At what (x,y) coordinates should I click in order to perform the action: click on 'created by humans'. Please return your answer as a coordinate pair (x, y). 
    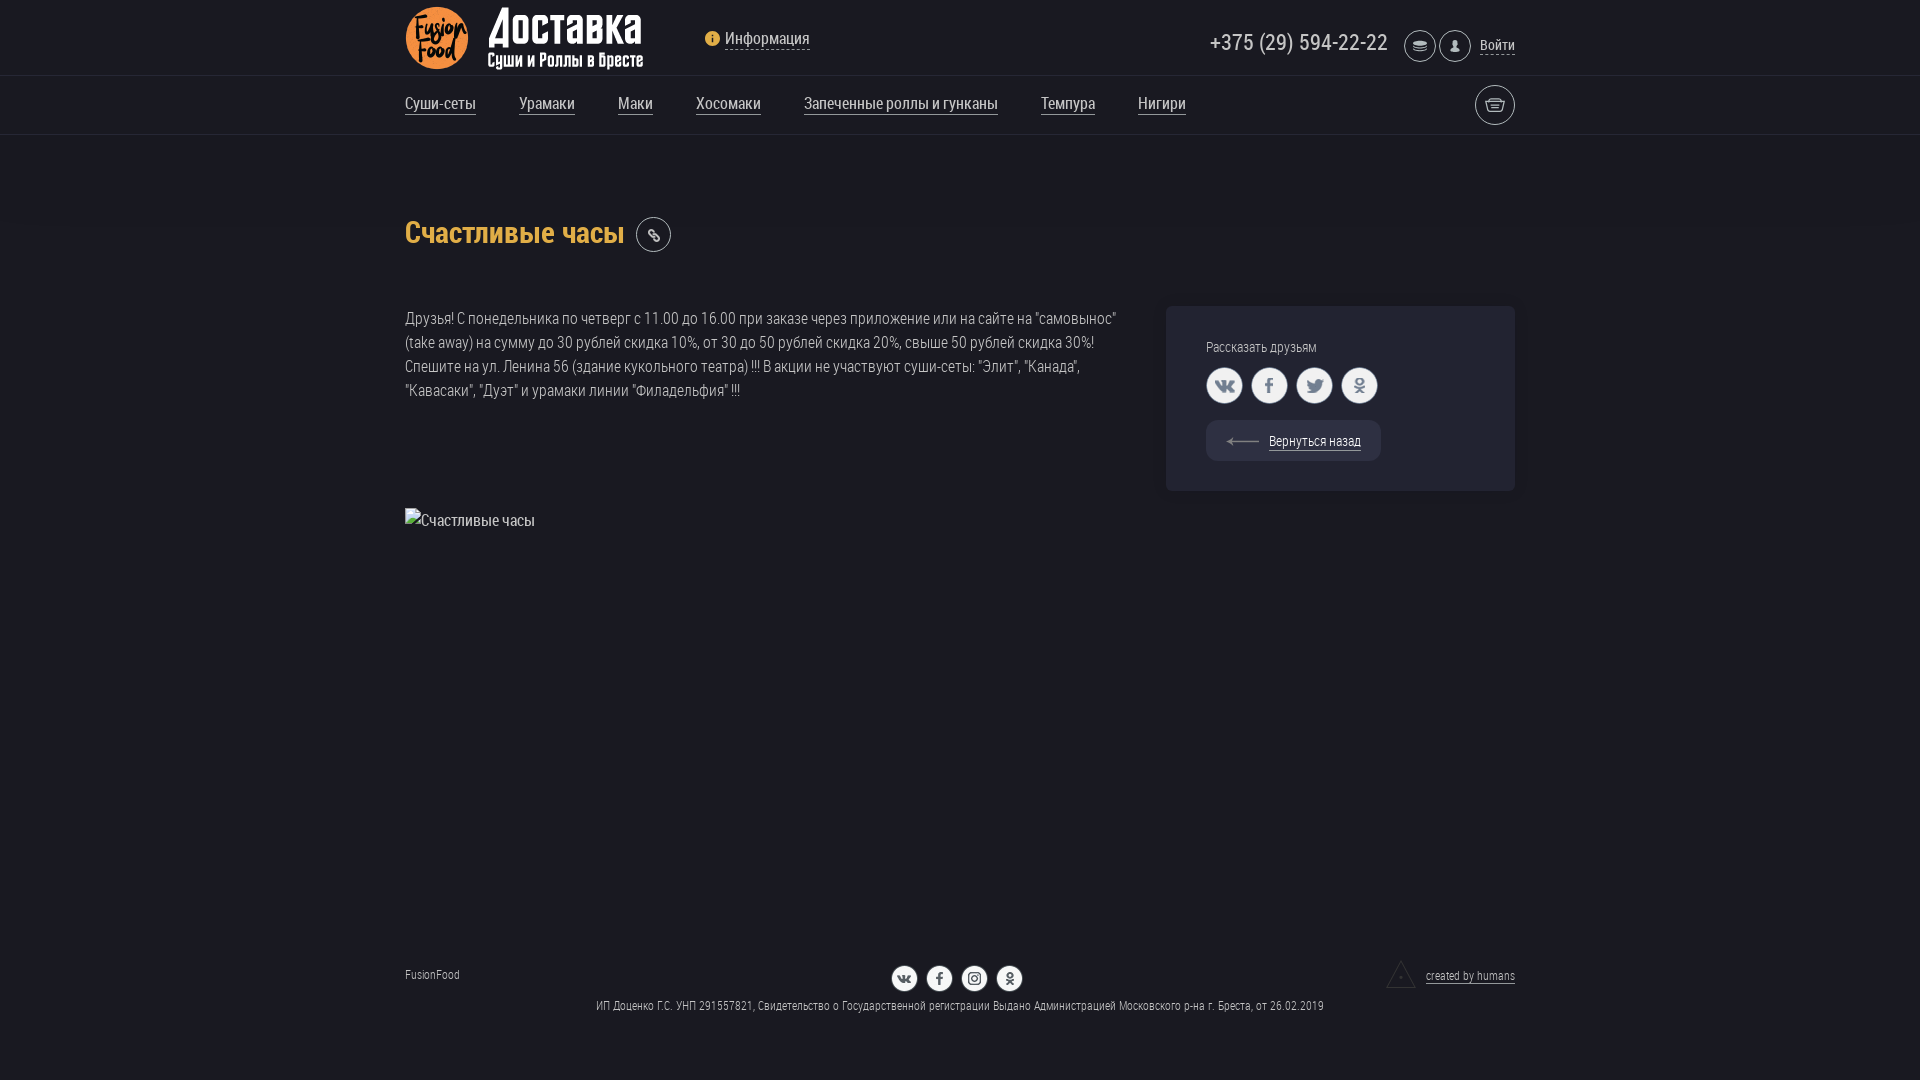
    Looking at the image, I should click on (1450, 974).